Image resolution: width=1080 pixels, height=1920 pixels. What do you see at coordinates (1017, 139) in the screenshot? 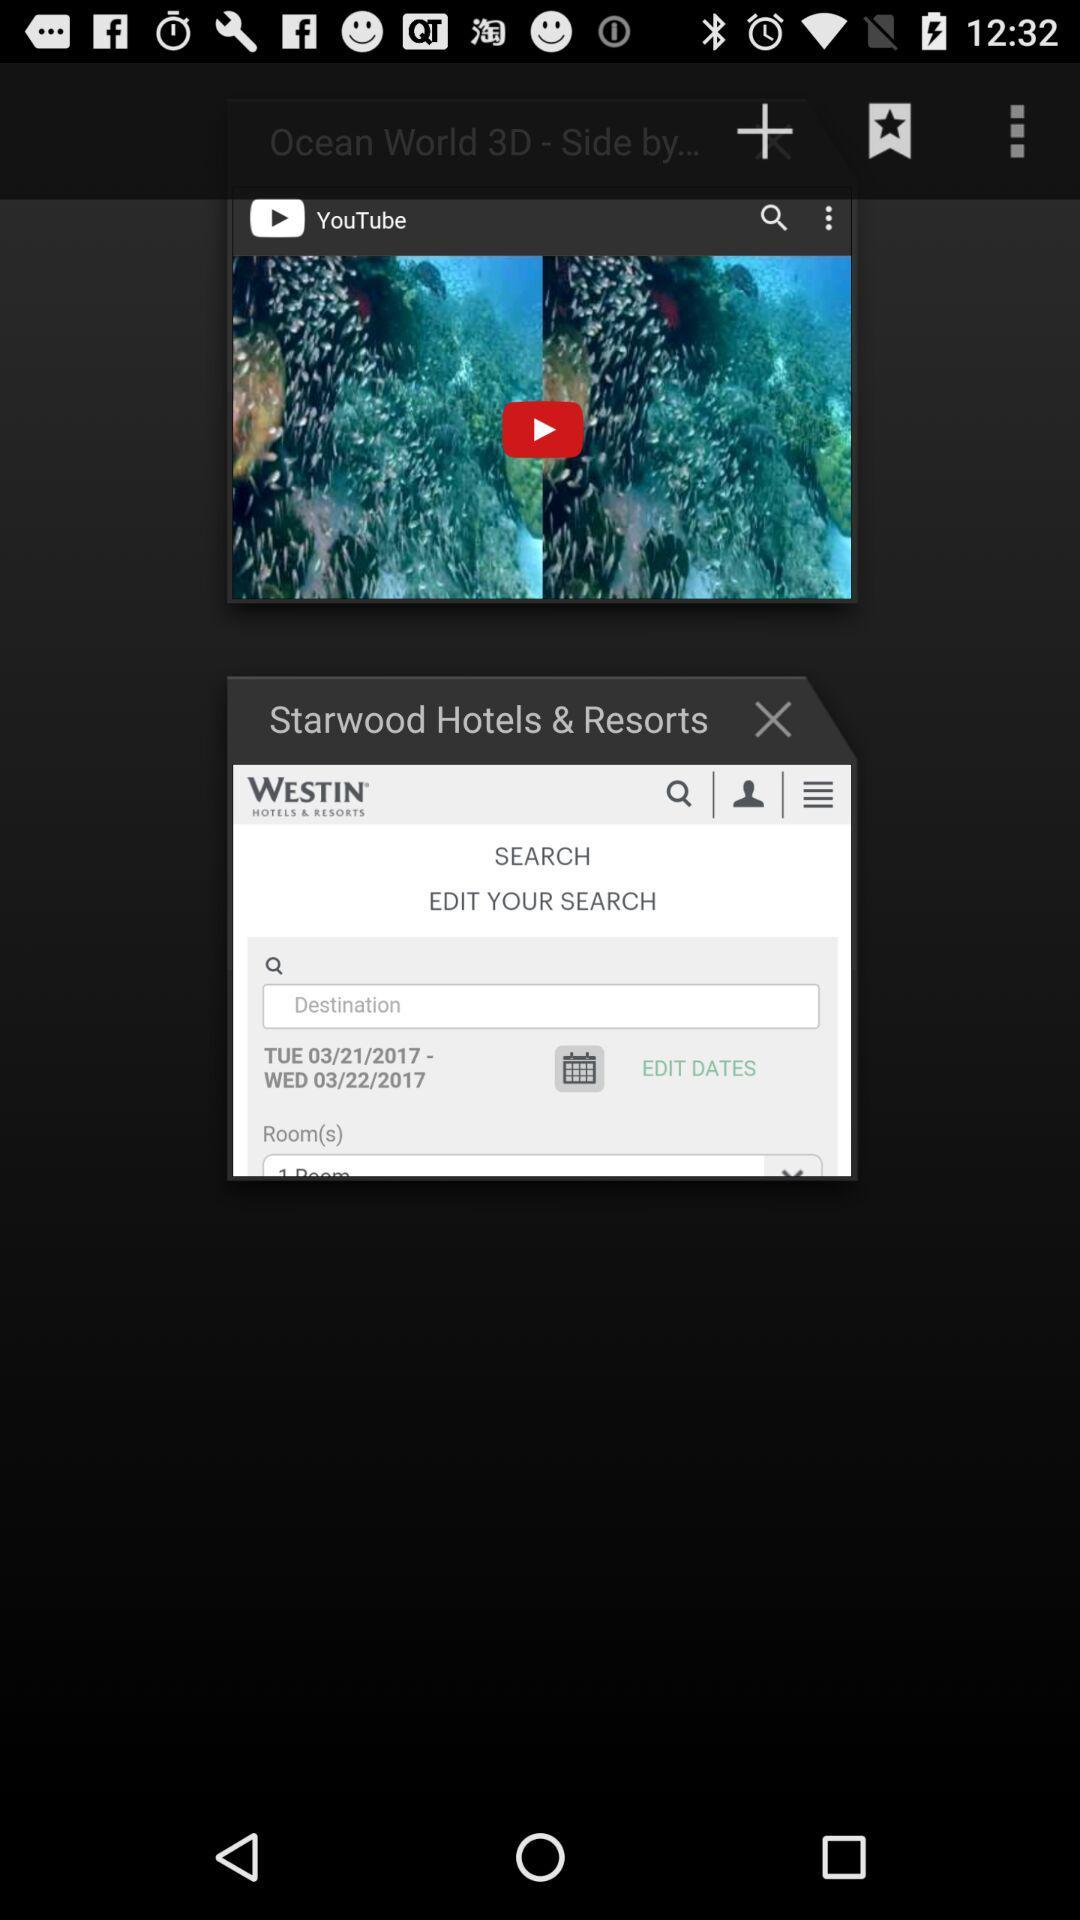
I see `the more icon` at bounding box center [1017, 139].